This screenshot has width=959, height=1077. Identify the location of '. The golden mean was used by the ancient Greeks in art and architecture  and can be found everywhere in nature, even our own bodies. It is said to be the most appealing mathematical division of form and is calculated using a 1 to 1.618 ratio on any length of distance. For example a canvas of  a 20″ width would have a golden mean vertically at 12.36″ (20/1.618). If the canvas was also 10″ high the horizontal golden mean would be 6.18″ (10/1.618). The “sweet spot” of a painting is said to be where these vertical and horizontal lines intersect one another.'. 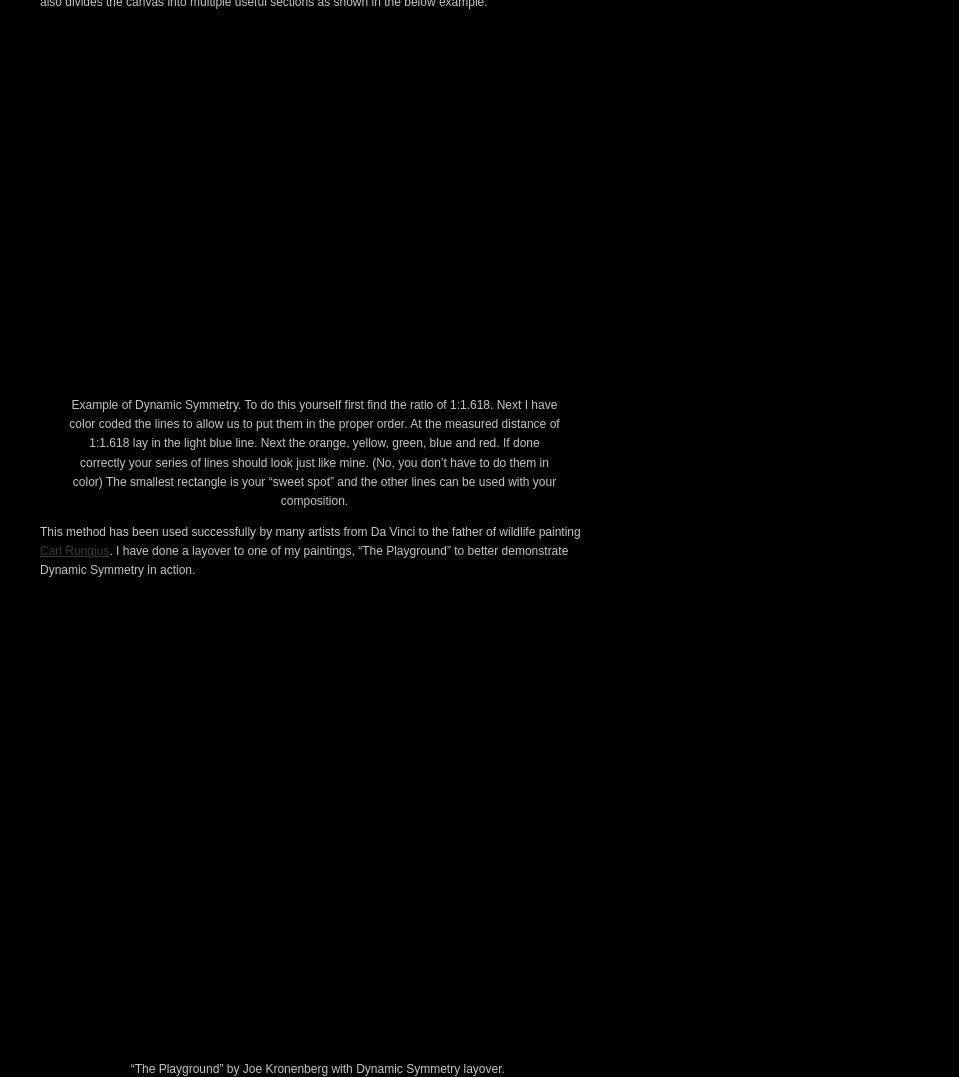
(311, 228).